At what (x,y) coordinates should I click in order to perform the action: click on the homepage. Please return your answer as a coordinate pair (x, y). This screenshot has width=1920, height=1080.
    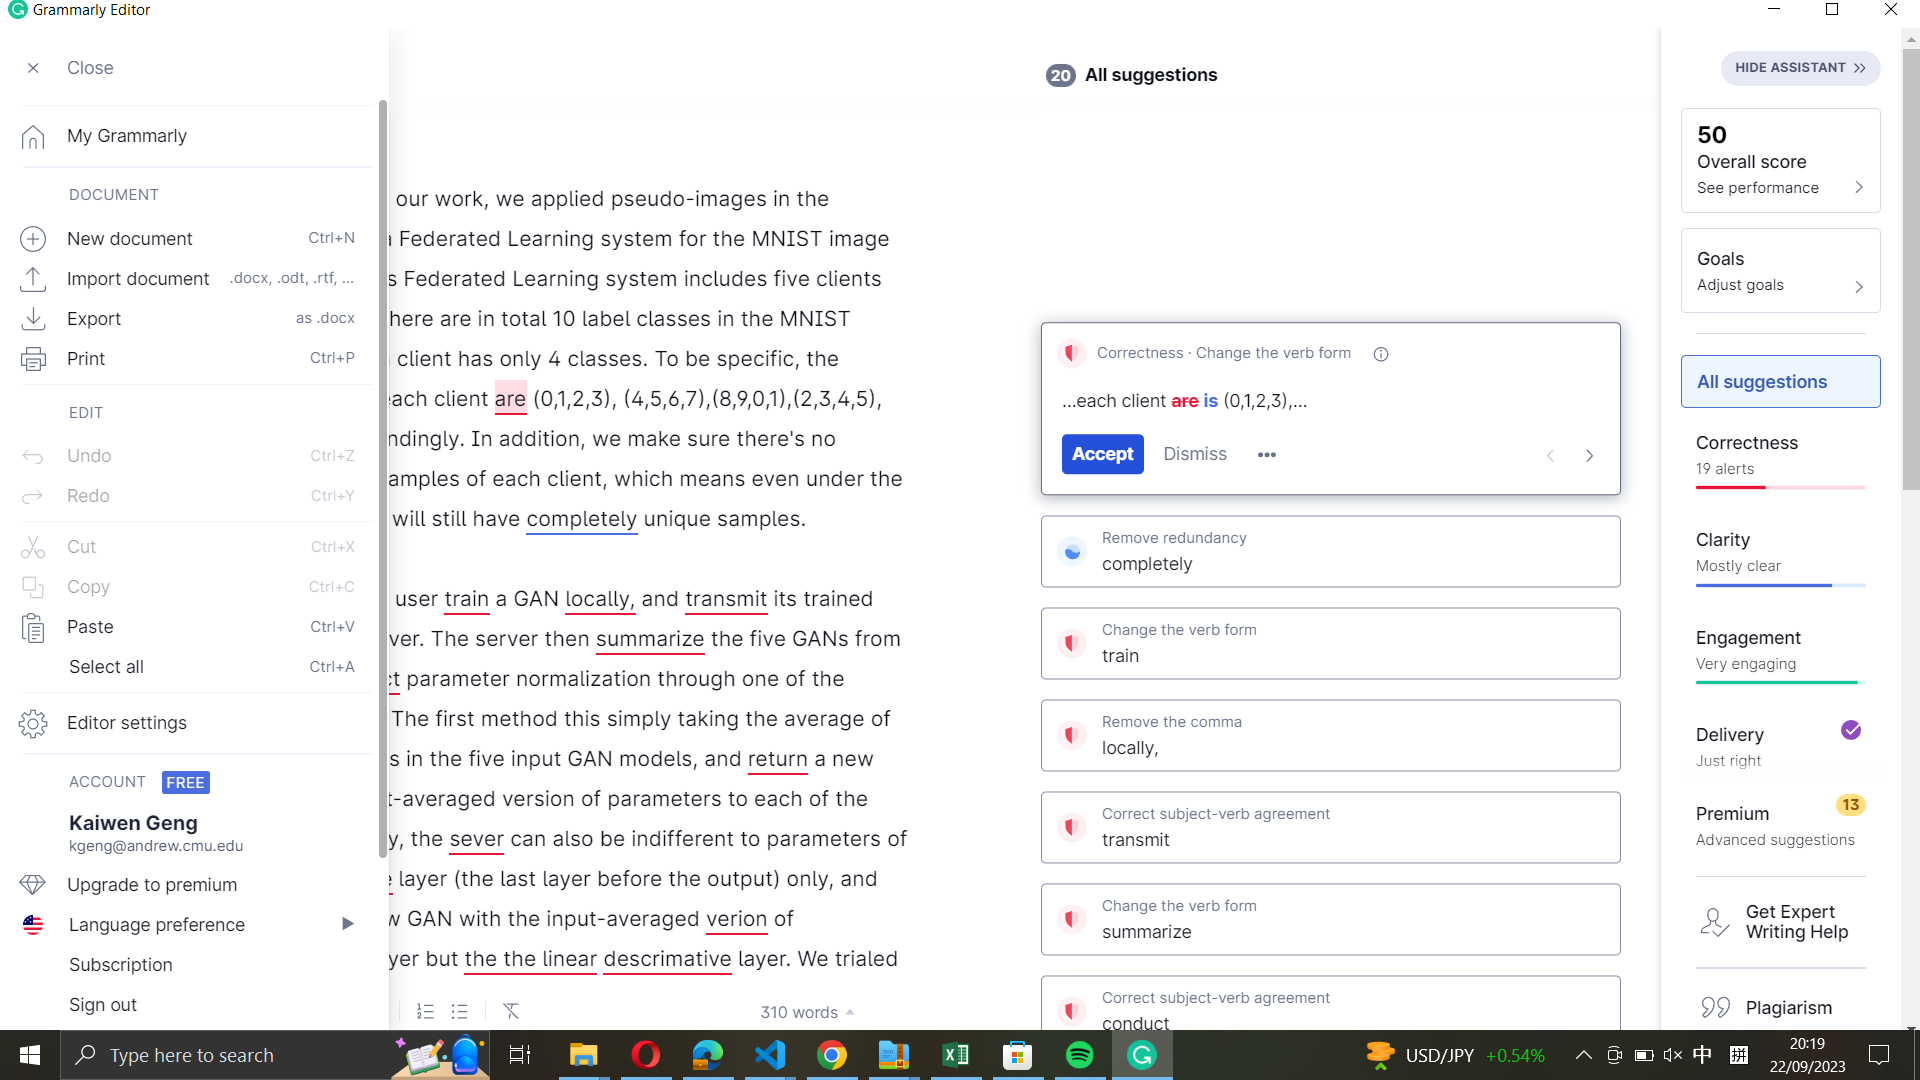
    Looking at the image, I should click on (187, 134).